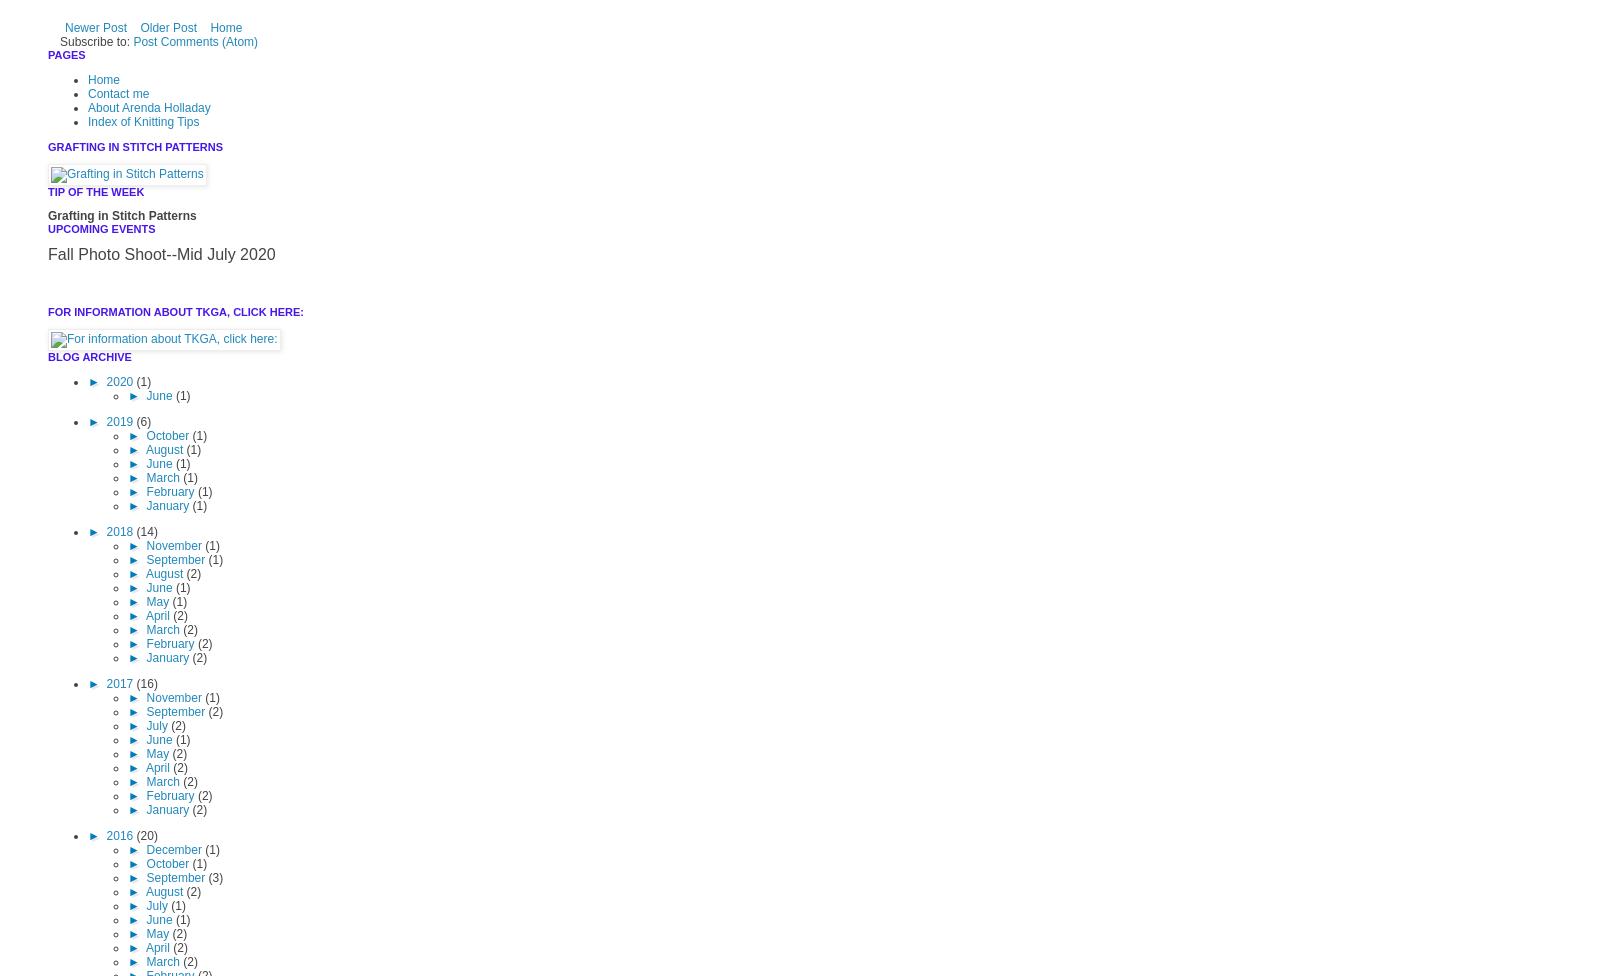  Describe the element at coordinates (95, 190) in the screenshot. I see `'TIP OF THE WEEK'` at that location.